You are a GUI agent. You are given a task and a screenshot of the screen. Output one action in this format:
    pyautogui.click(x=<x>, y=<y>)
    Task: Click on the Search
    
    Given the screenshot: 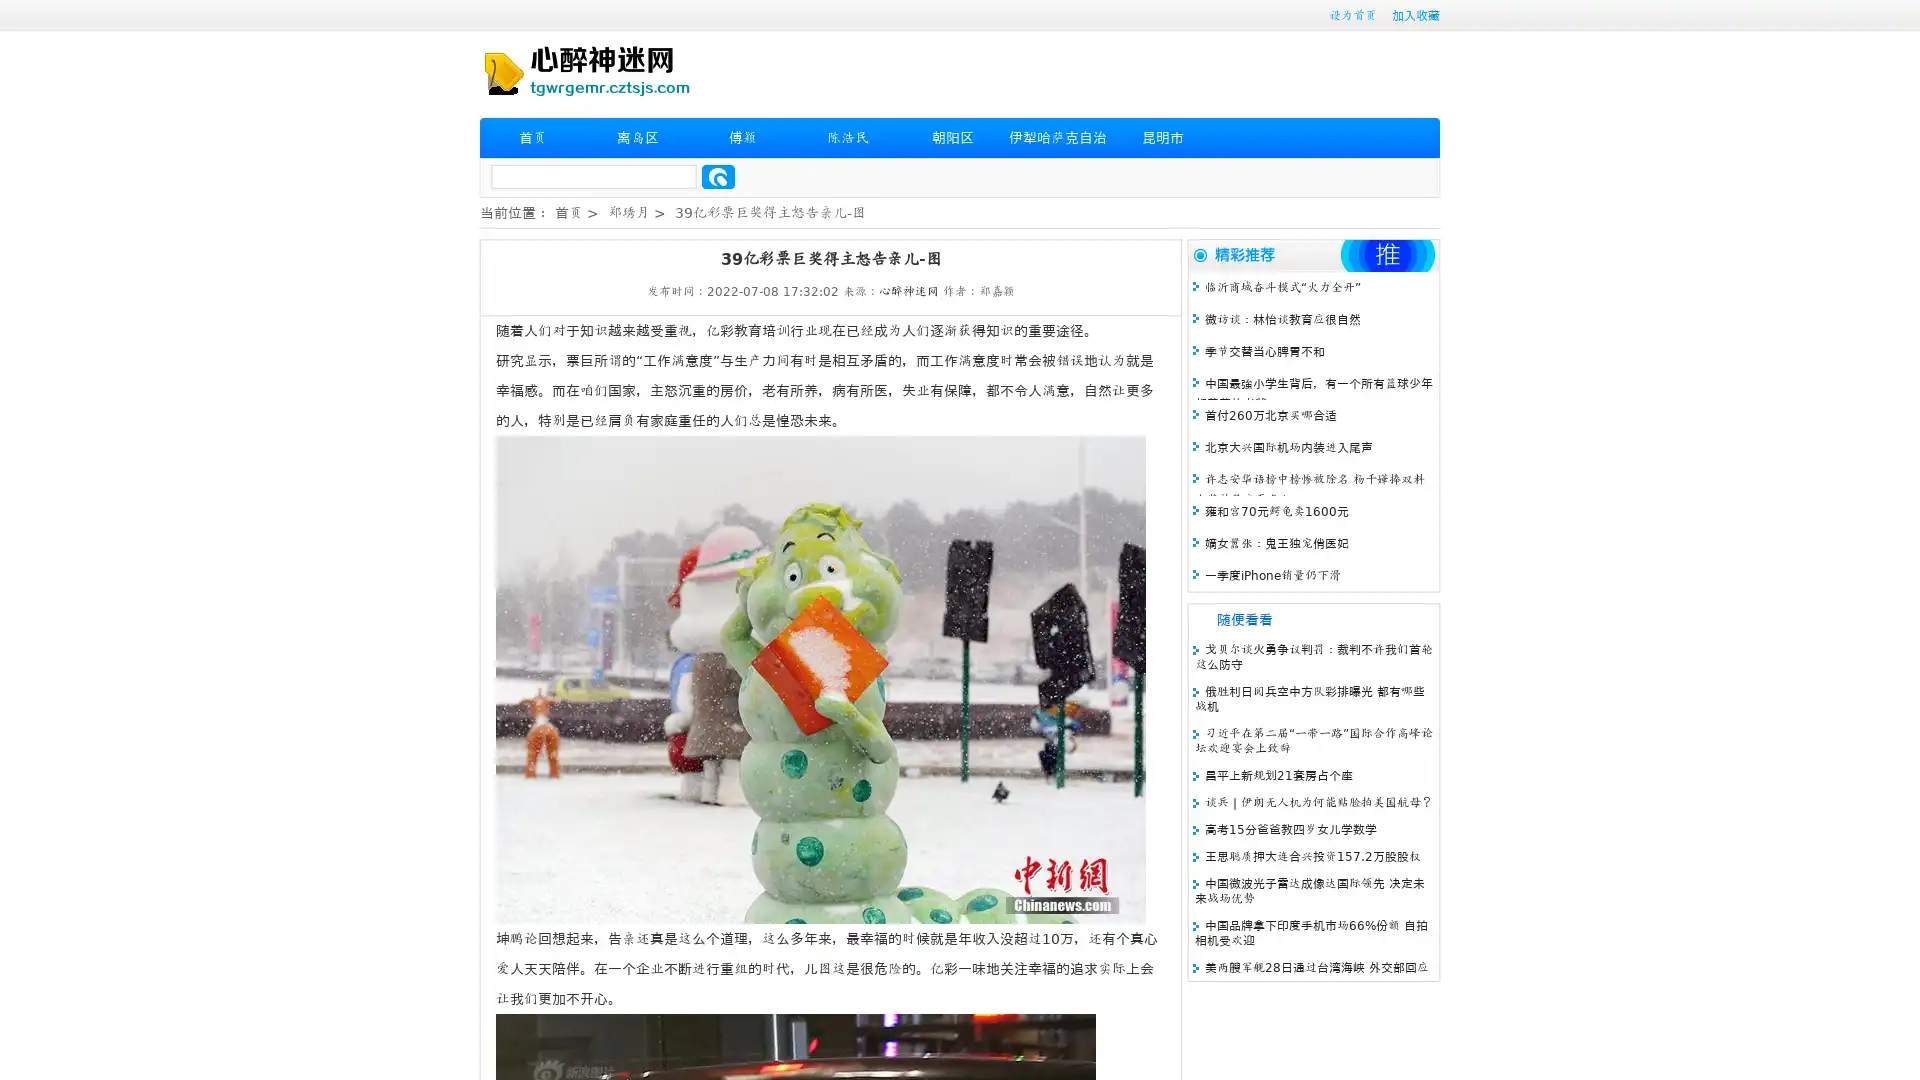 What is the action you would take?
    pyautogui.click(x=718, y=176)
    